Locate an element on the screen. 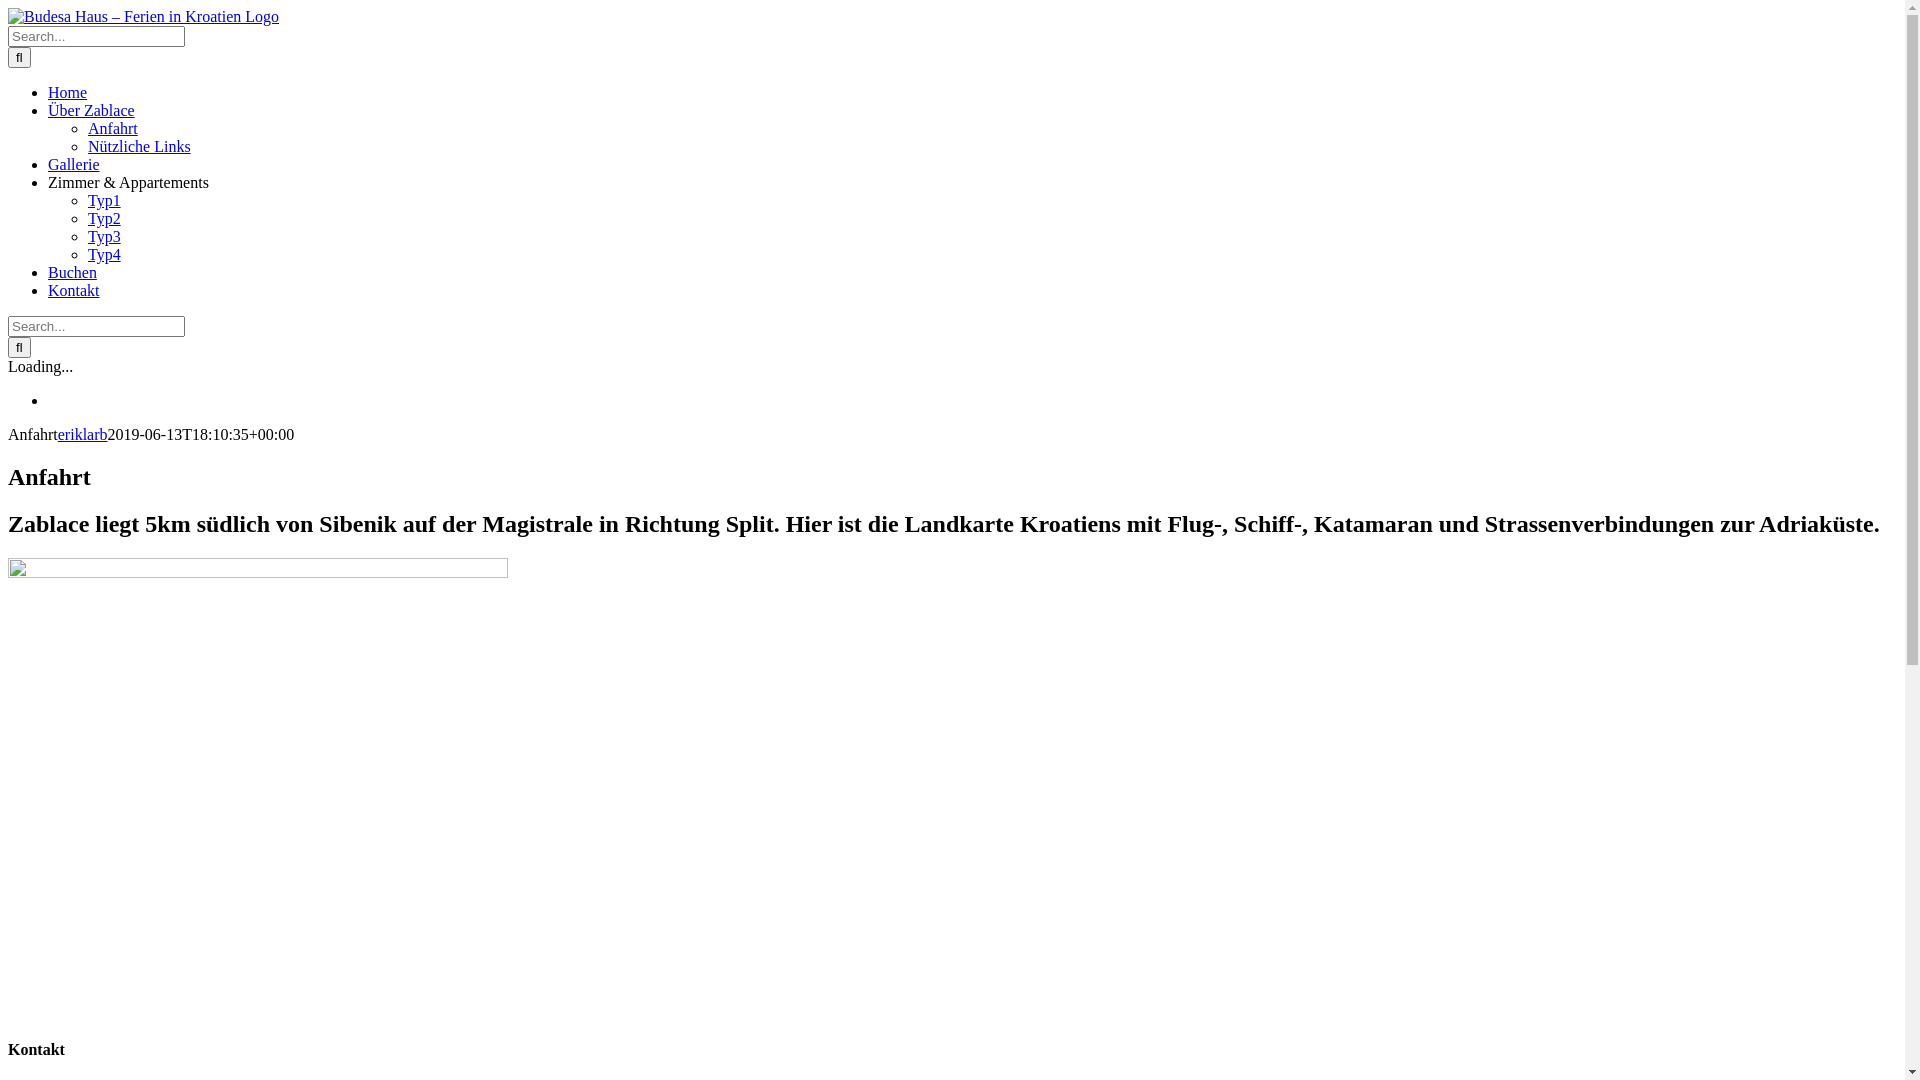 The image size is (1920, 1080). 'Kontakt' is located at coordinates (73, 290).